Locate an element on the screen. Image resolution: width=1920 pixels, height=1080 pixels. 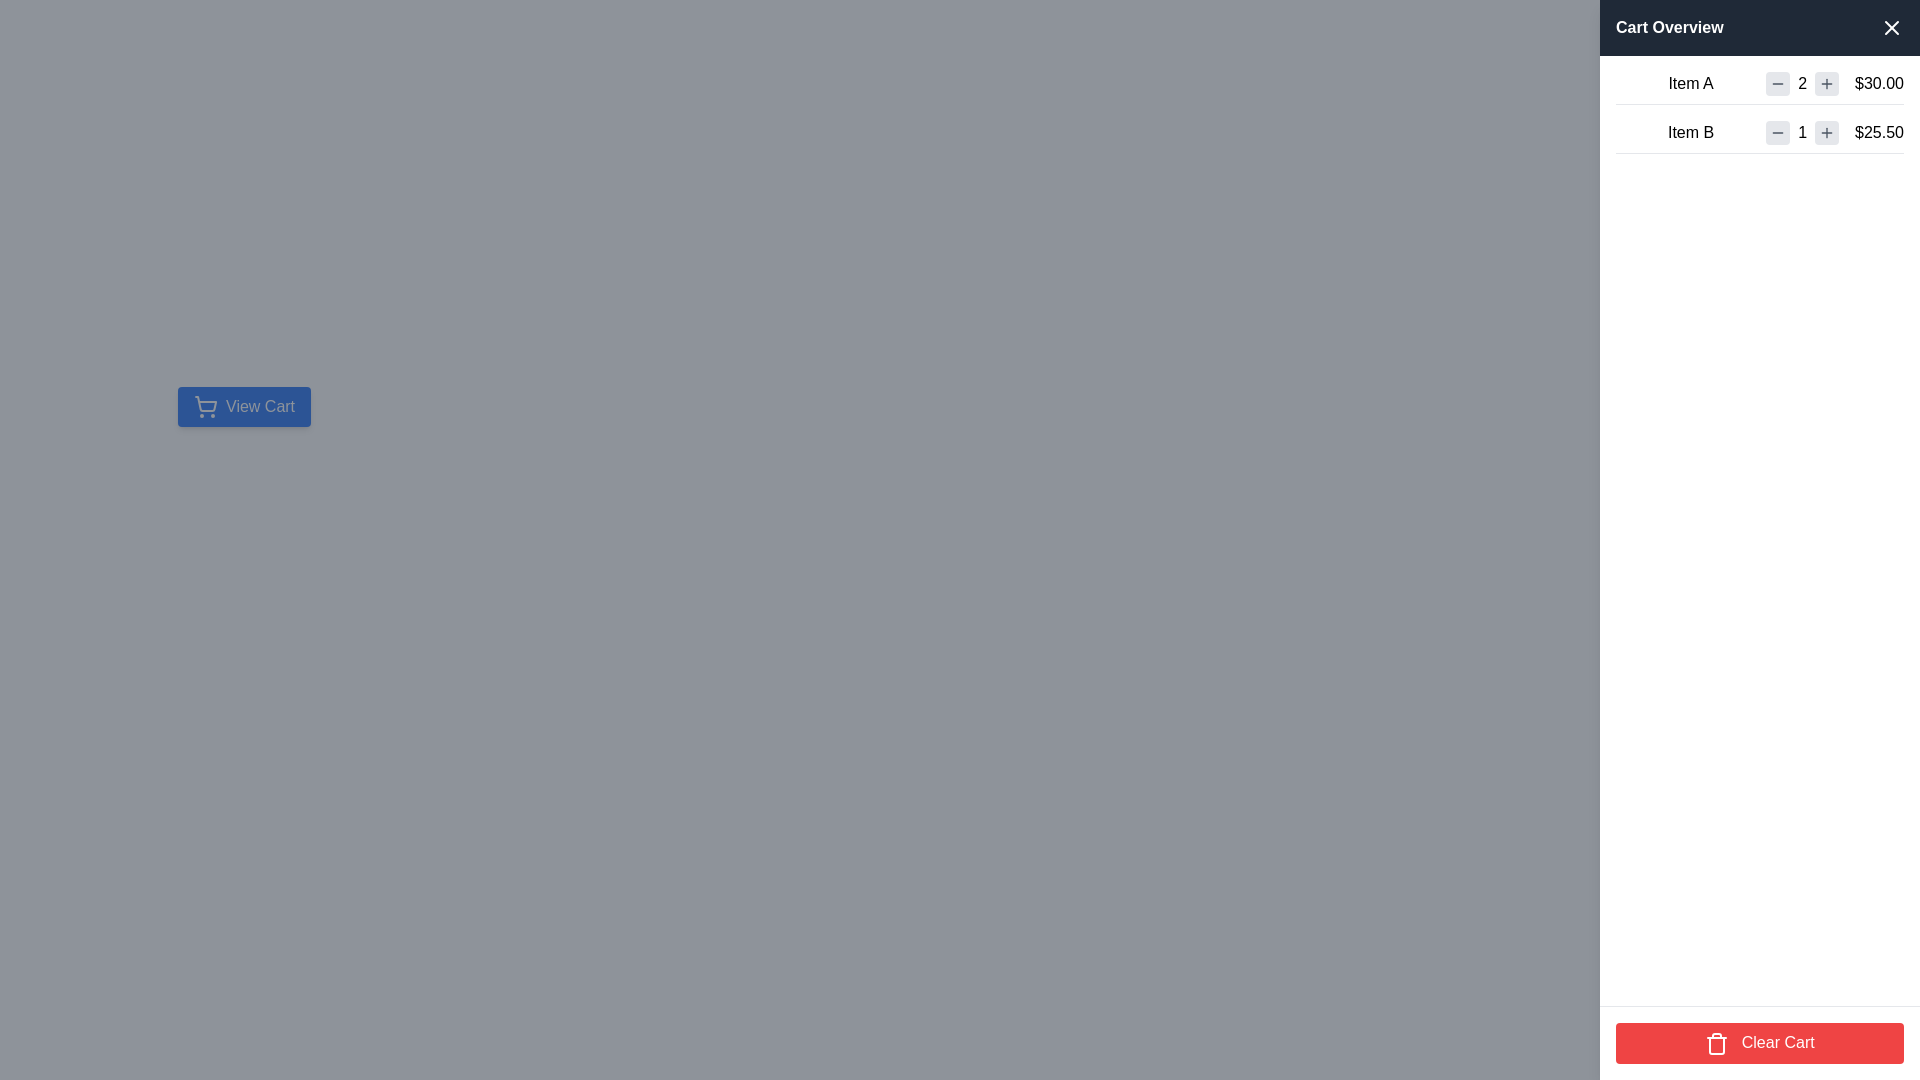
the '+' button next to the quantity input box for 'Item A' in the cart is located at coordinates (1827, 83).